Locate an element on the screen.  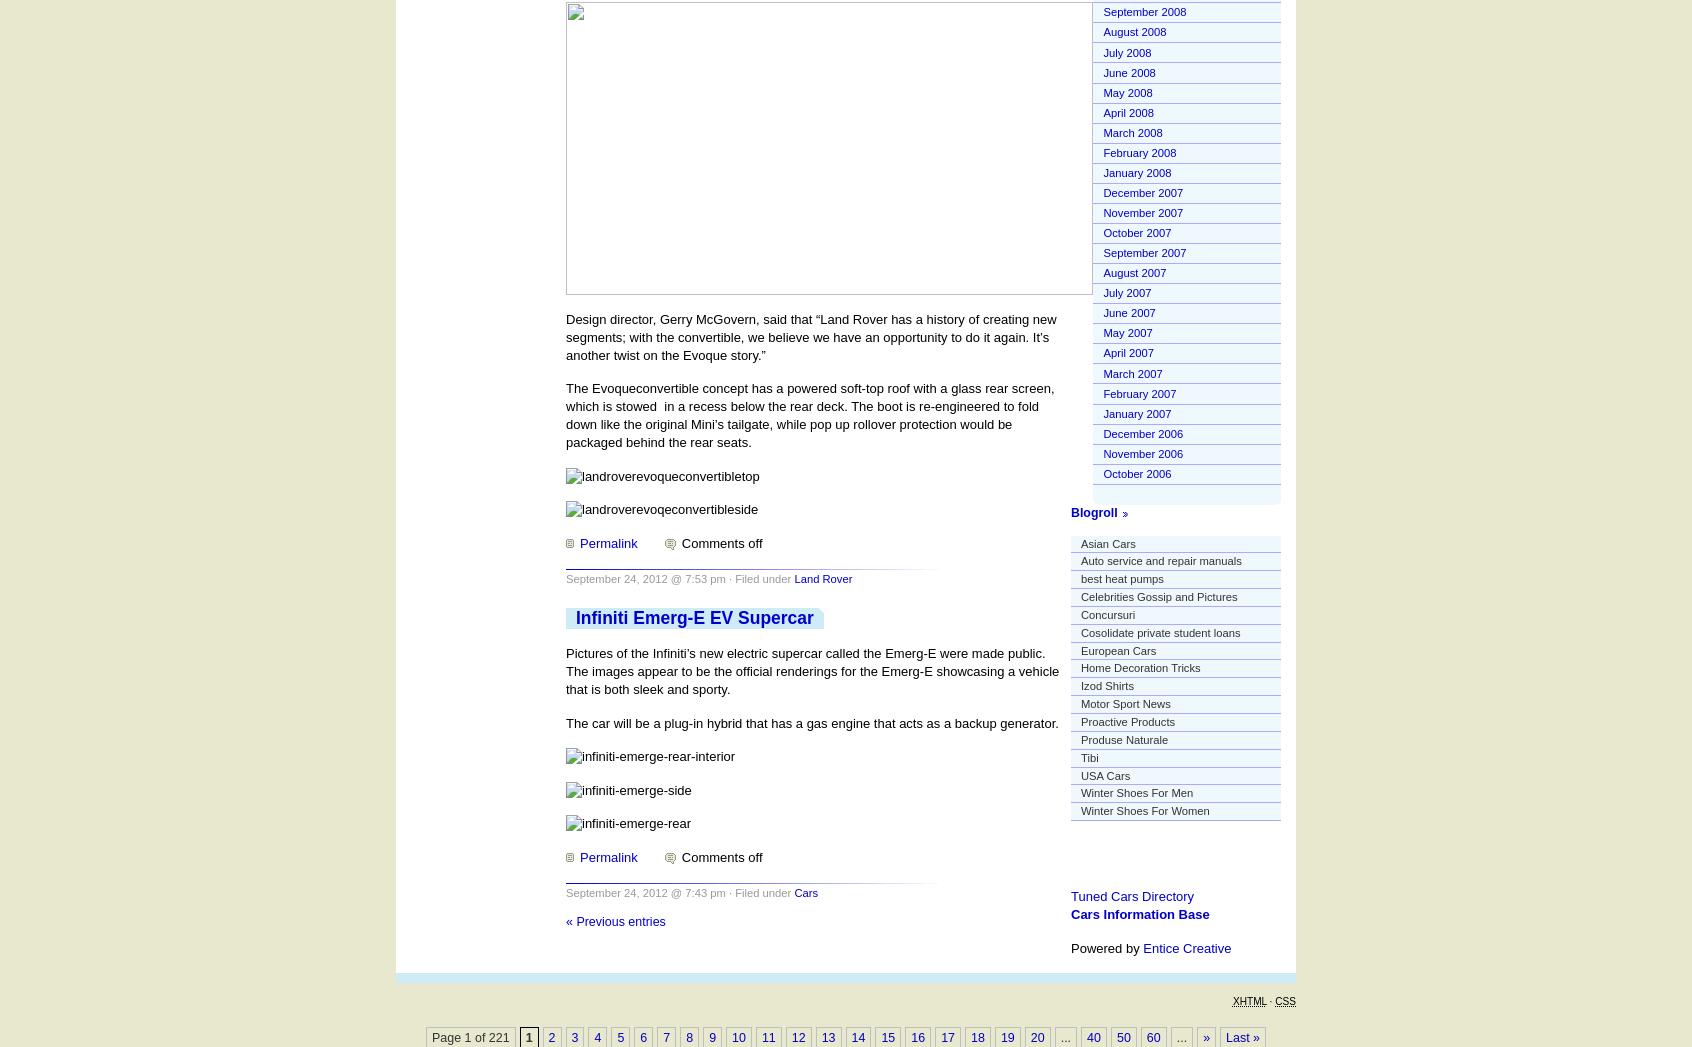
'Last »' is located at coordinates (1242, 1037).